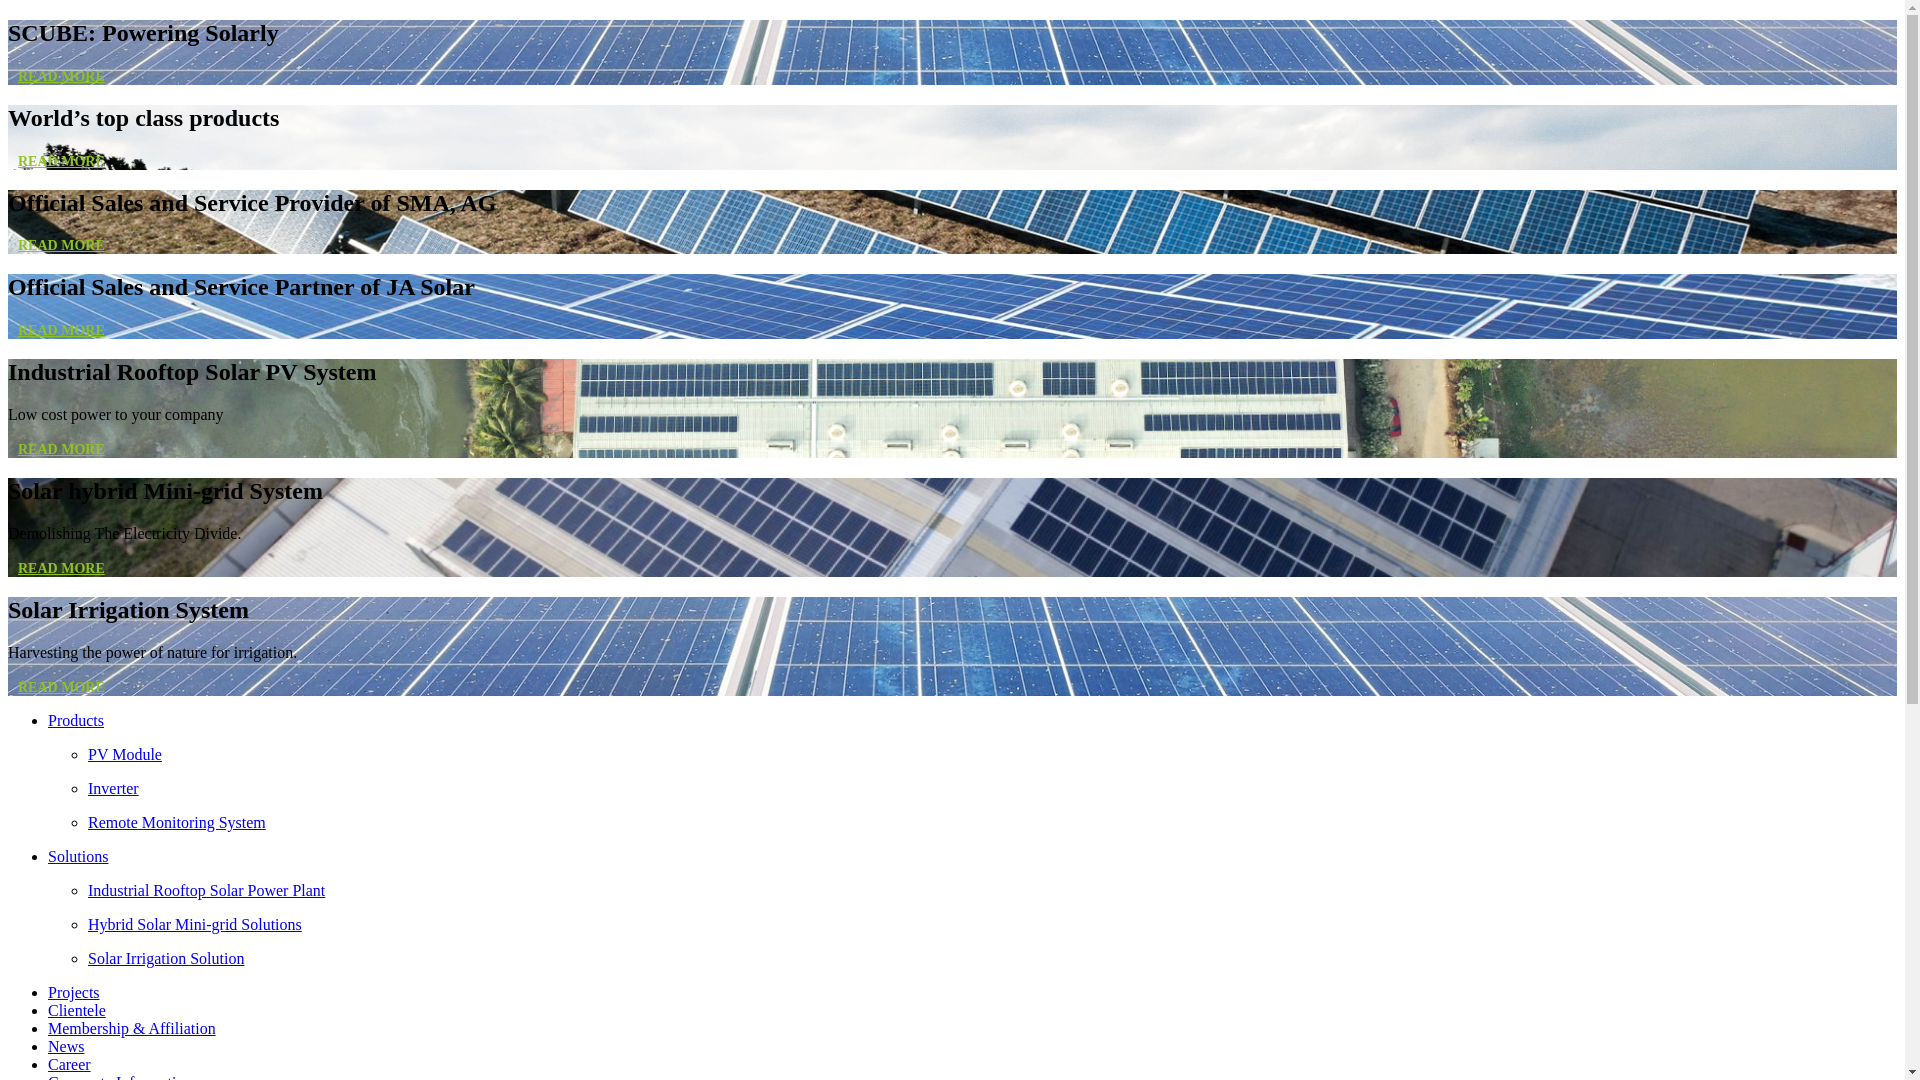 The height and width of the screenshot is (1080, 1920). What do you see at coordinates (992, 925) in the screenshot?
I see `'Hybrid Solar Mini-grid Solutions'` at bounding box center [992, 925].